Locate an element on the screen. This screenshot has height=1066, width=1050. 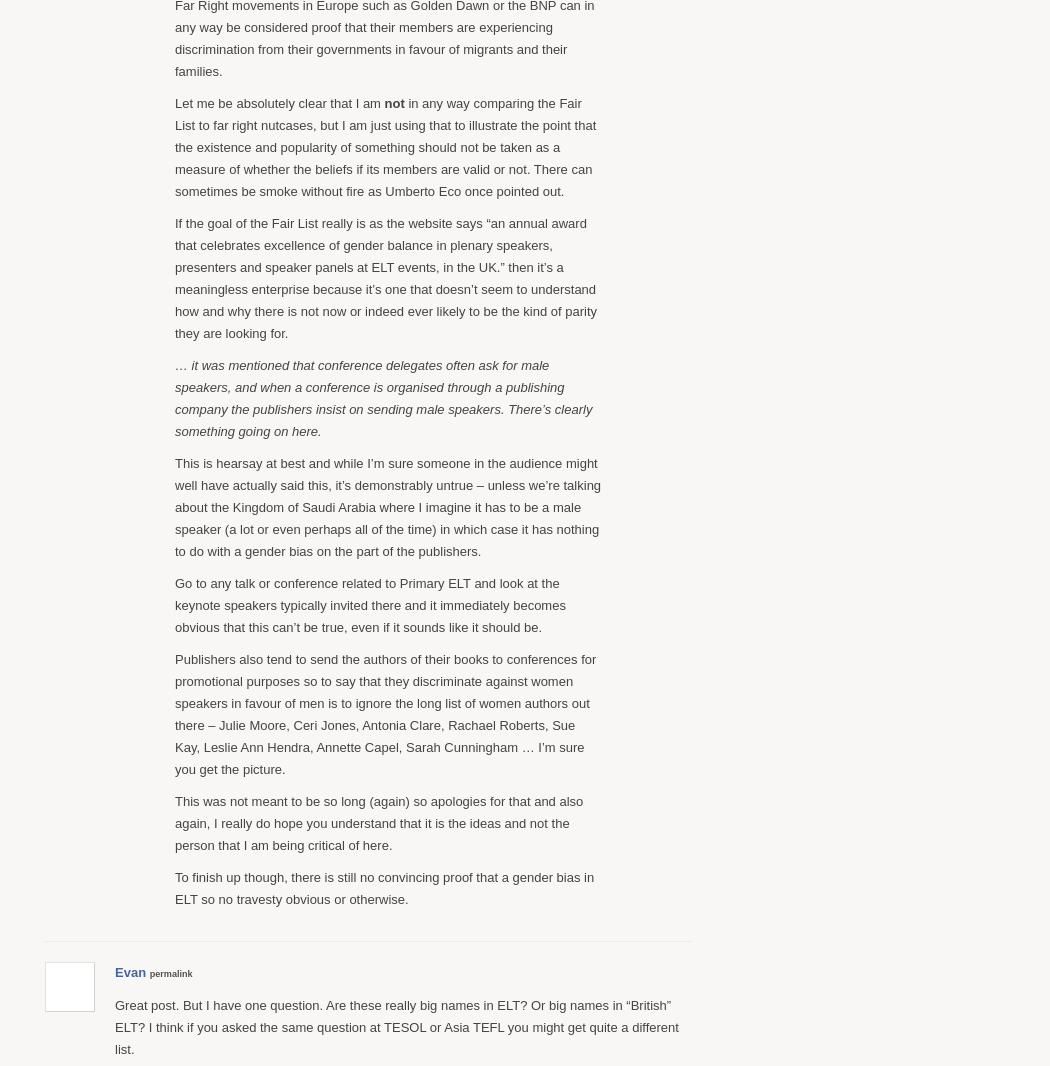
'This is hearsay at best and while I’m sure someone in the audience might well have actually said this, it’s demonstrably untrue – unless we’re talking about the Kingdom of Saudi Arabia where I imagine it has to be a male speaker (a lot or even perhaps all of the time) in which case it has nothing to do with a gender bias on the part of the publishers.' is located at coordinates (175, 506).